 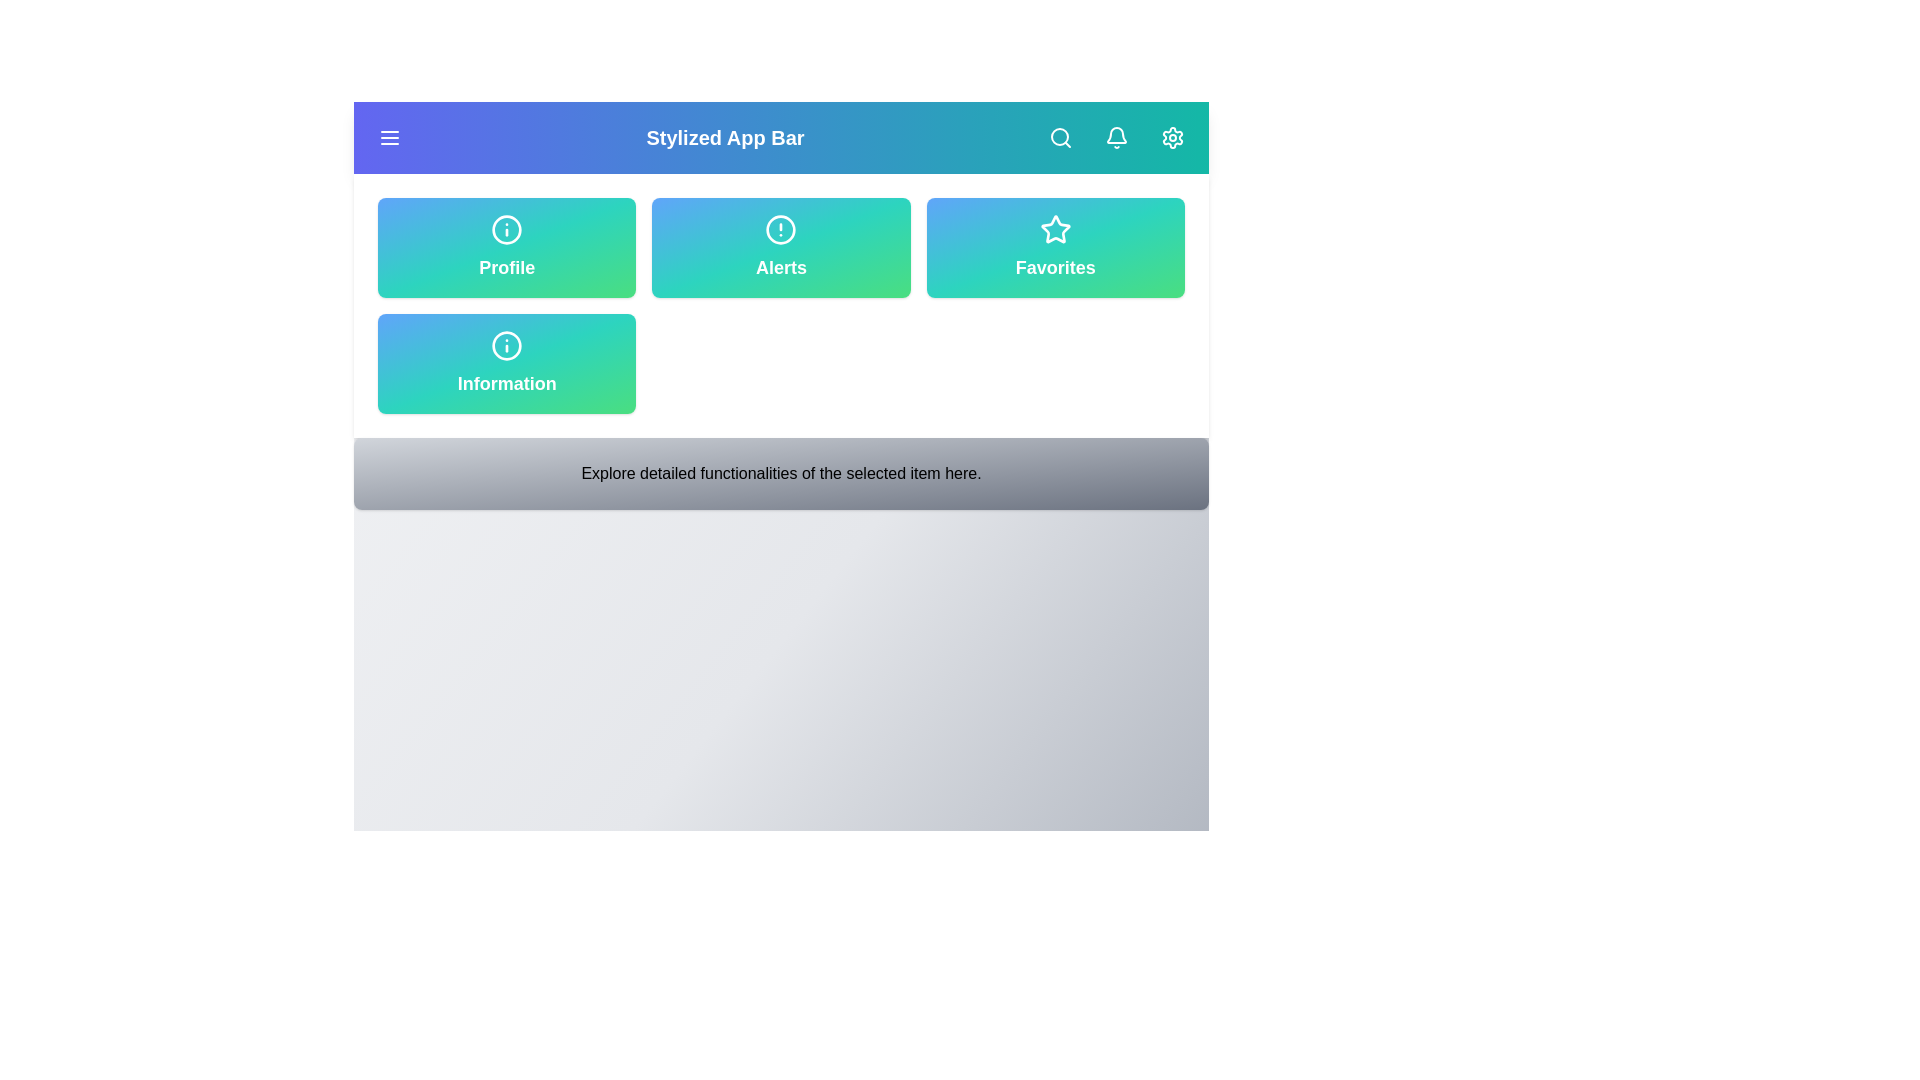 I want to click on the 'Favorites' button to select it, so click(x=1054, y=246).